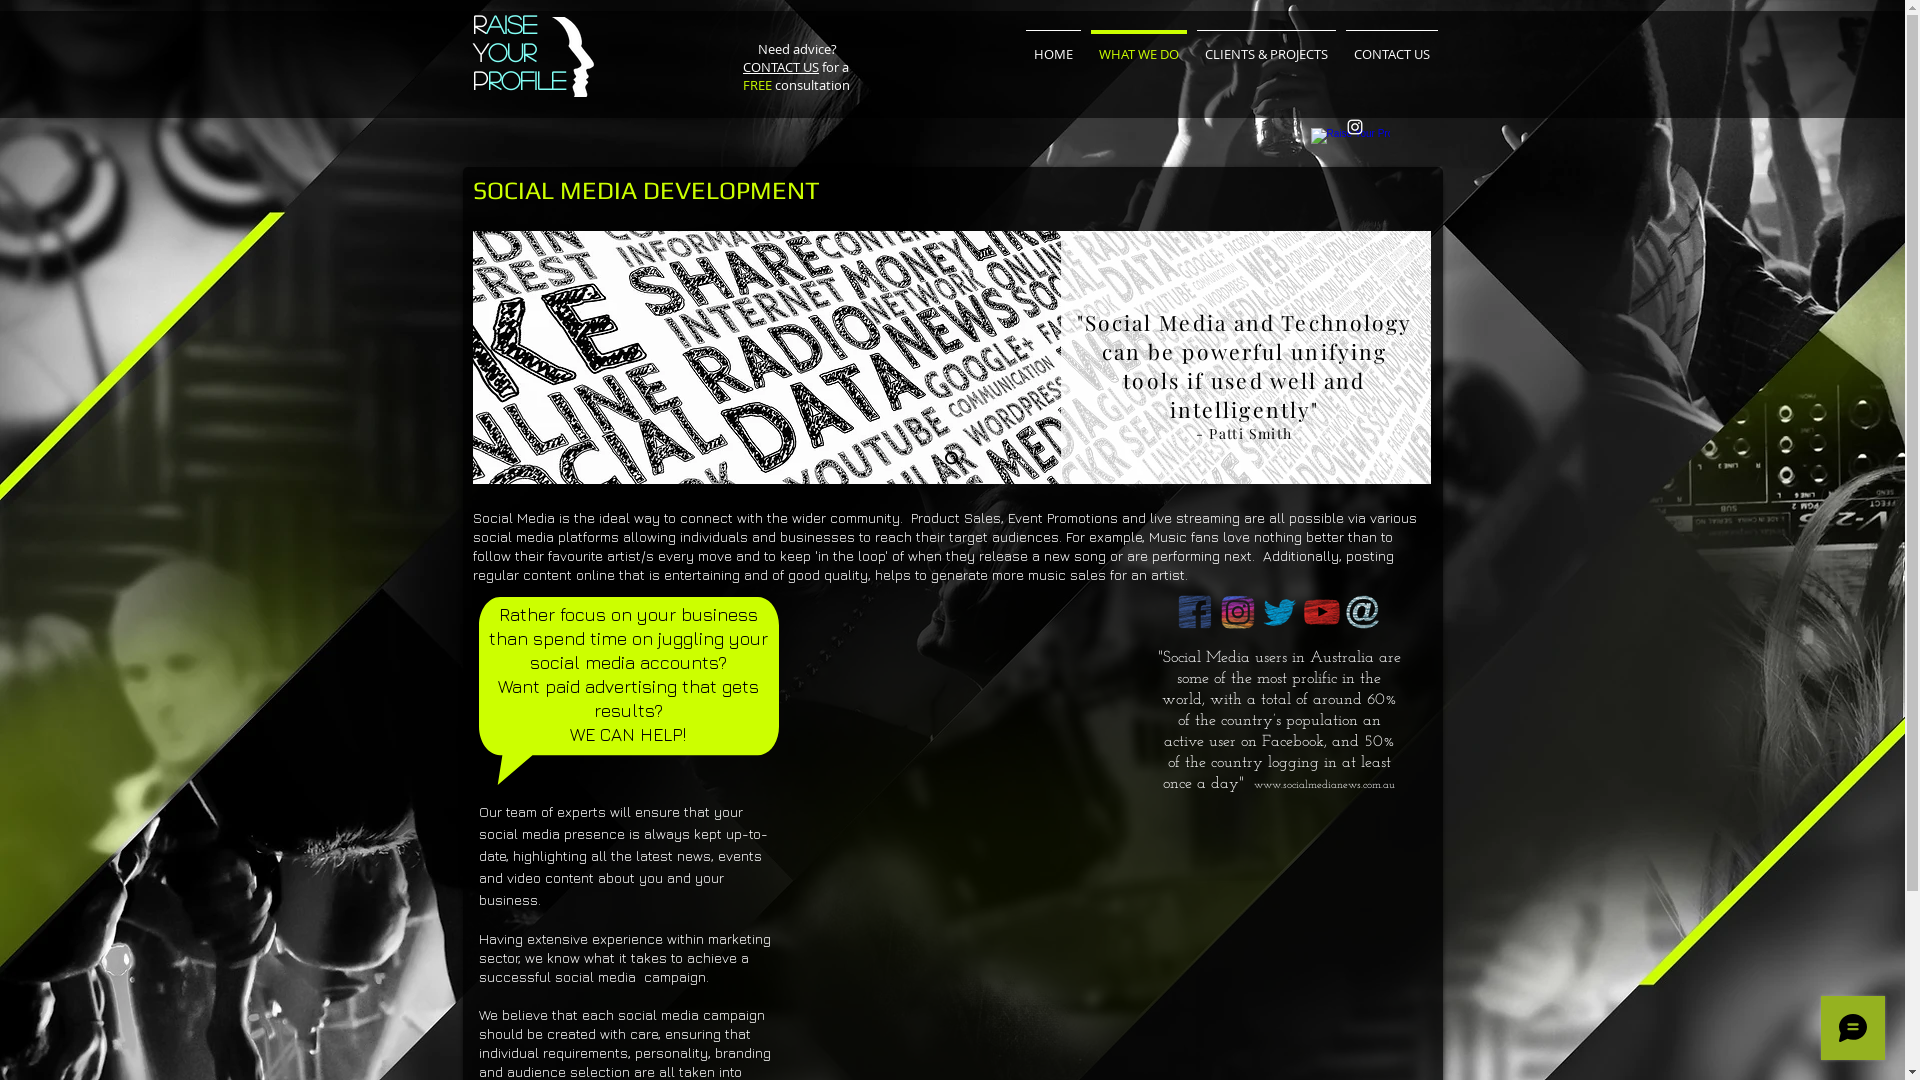 This screenshot has width=1920, height=1080. What do you see at coordinates (1138, 45) in the screenshot?
I see `'WHAT WE DO'` at bounding box center [1138, 45].